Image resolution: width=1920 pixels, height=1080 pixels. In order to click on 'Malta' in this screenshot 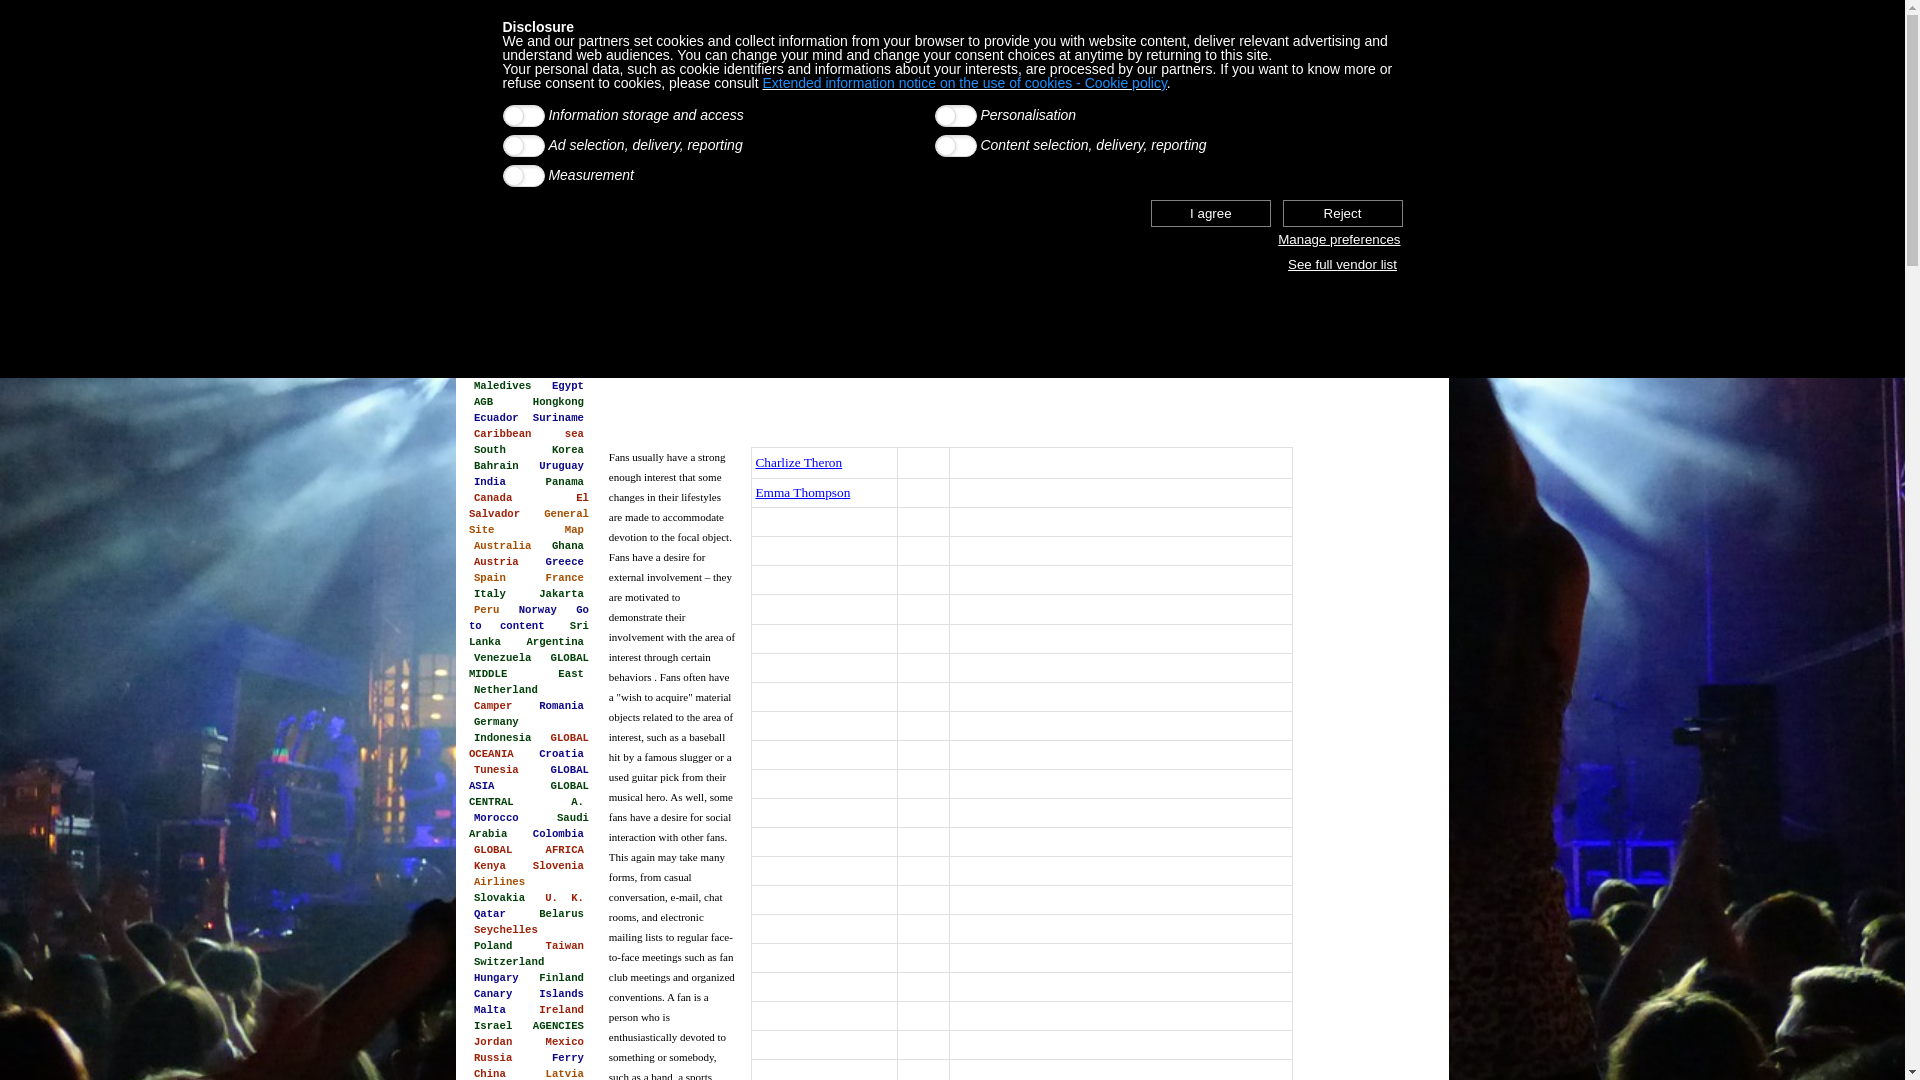, I will do `click(489, 1010)`.